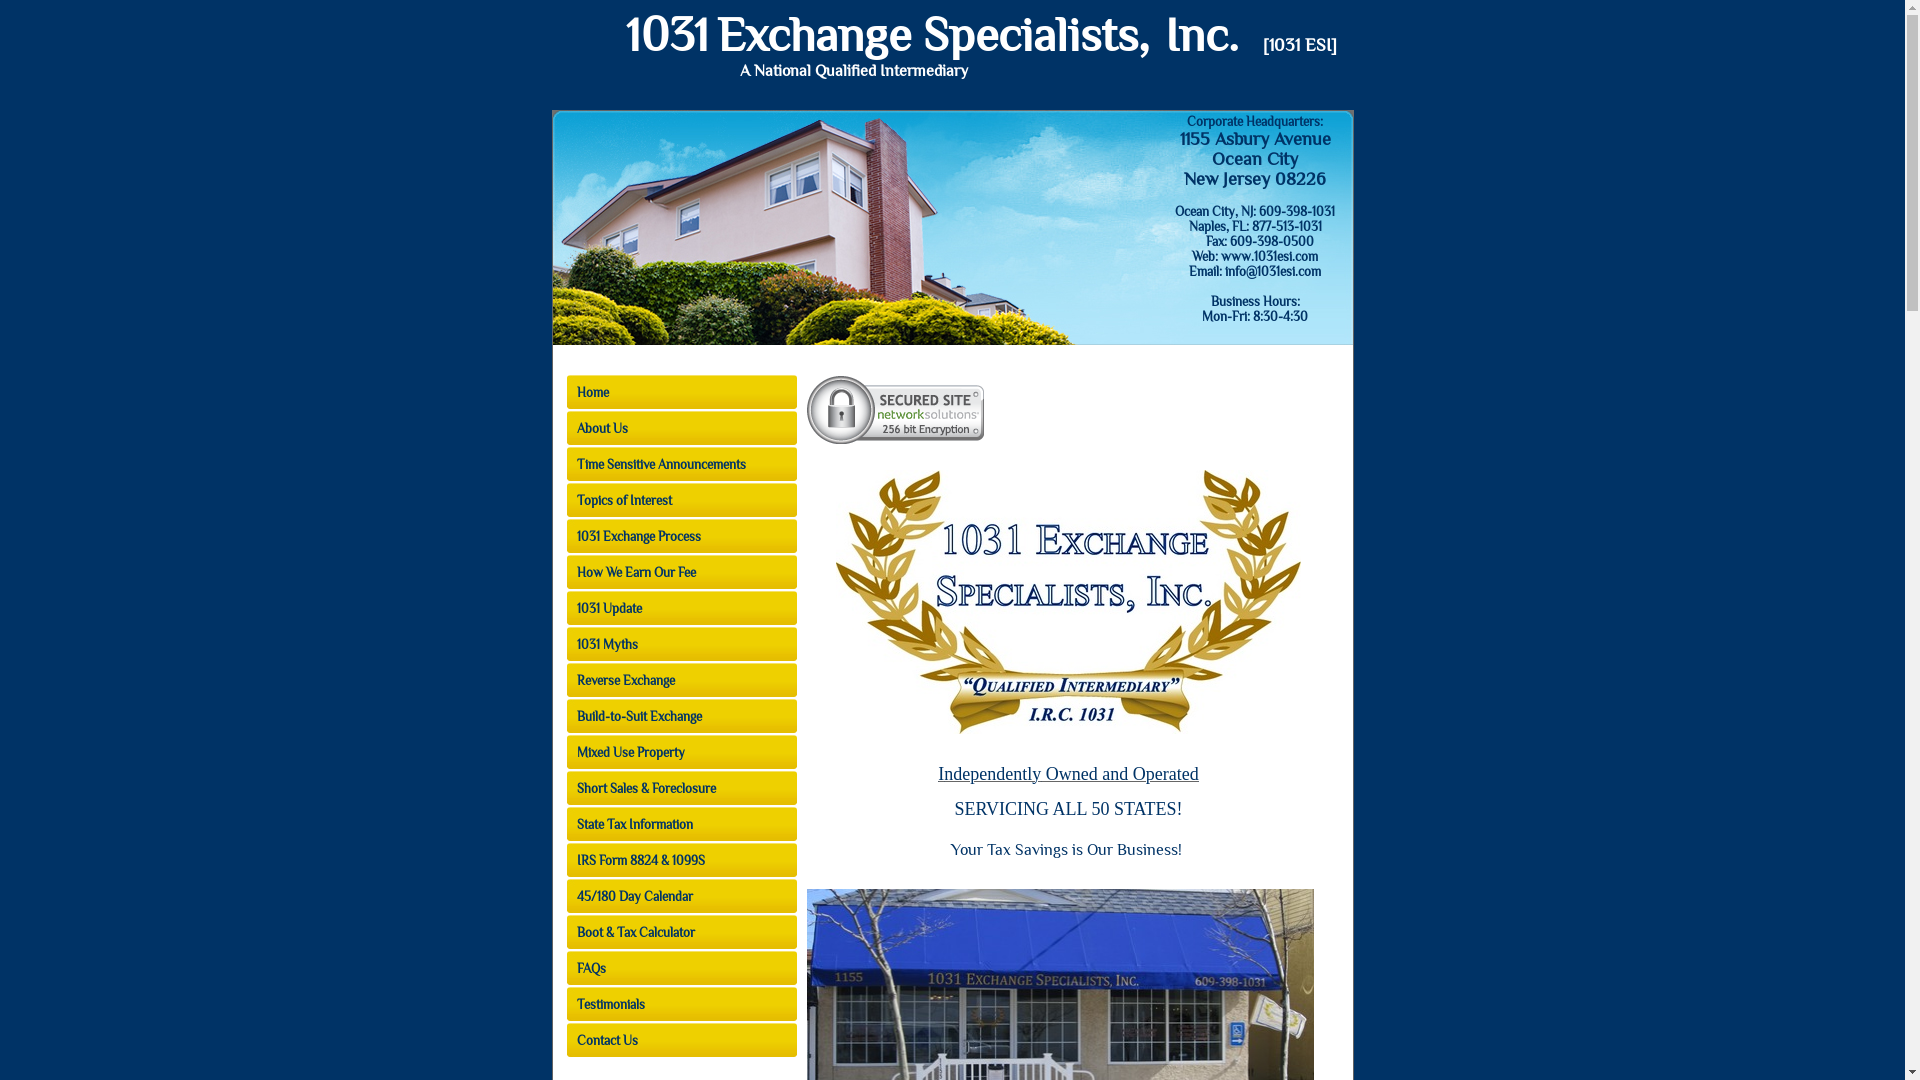 This screenshot has width=1920, height=1080. I want to click on 'Reverse Exchange', so click(681, 679).